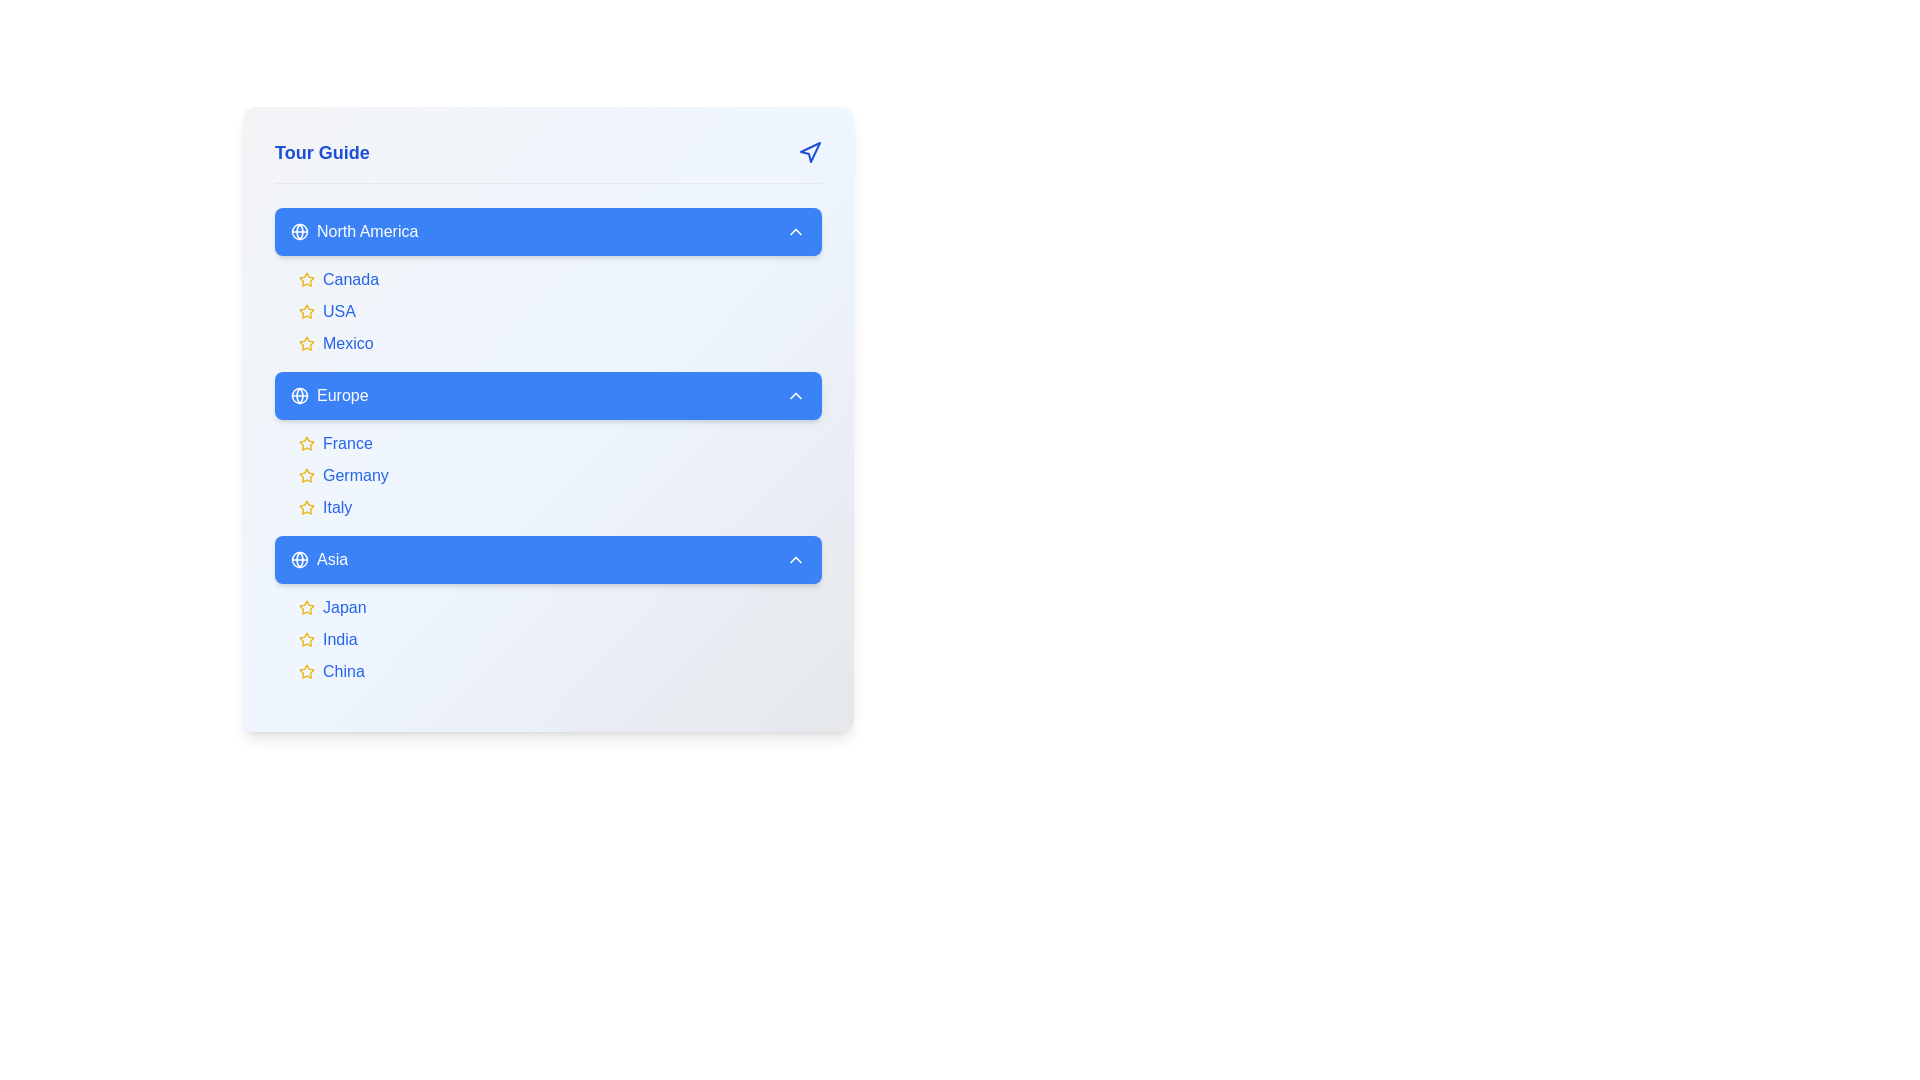 The width and height of the screenshot is (1920, 1080). What do you see at coordinates (329, 396) in the screenshot?
I see `the 'Europe' section label in the hierarchical navigation menu, which is part of a collapsible button element and is located next to an upward-facing chevron icon` at bounding box center [329, 396].